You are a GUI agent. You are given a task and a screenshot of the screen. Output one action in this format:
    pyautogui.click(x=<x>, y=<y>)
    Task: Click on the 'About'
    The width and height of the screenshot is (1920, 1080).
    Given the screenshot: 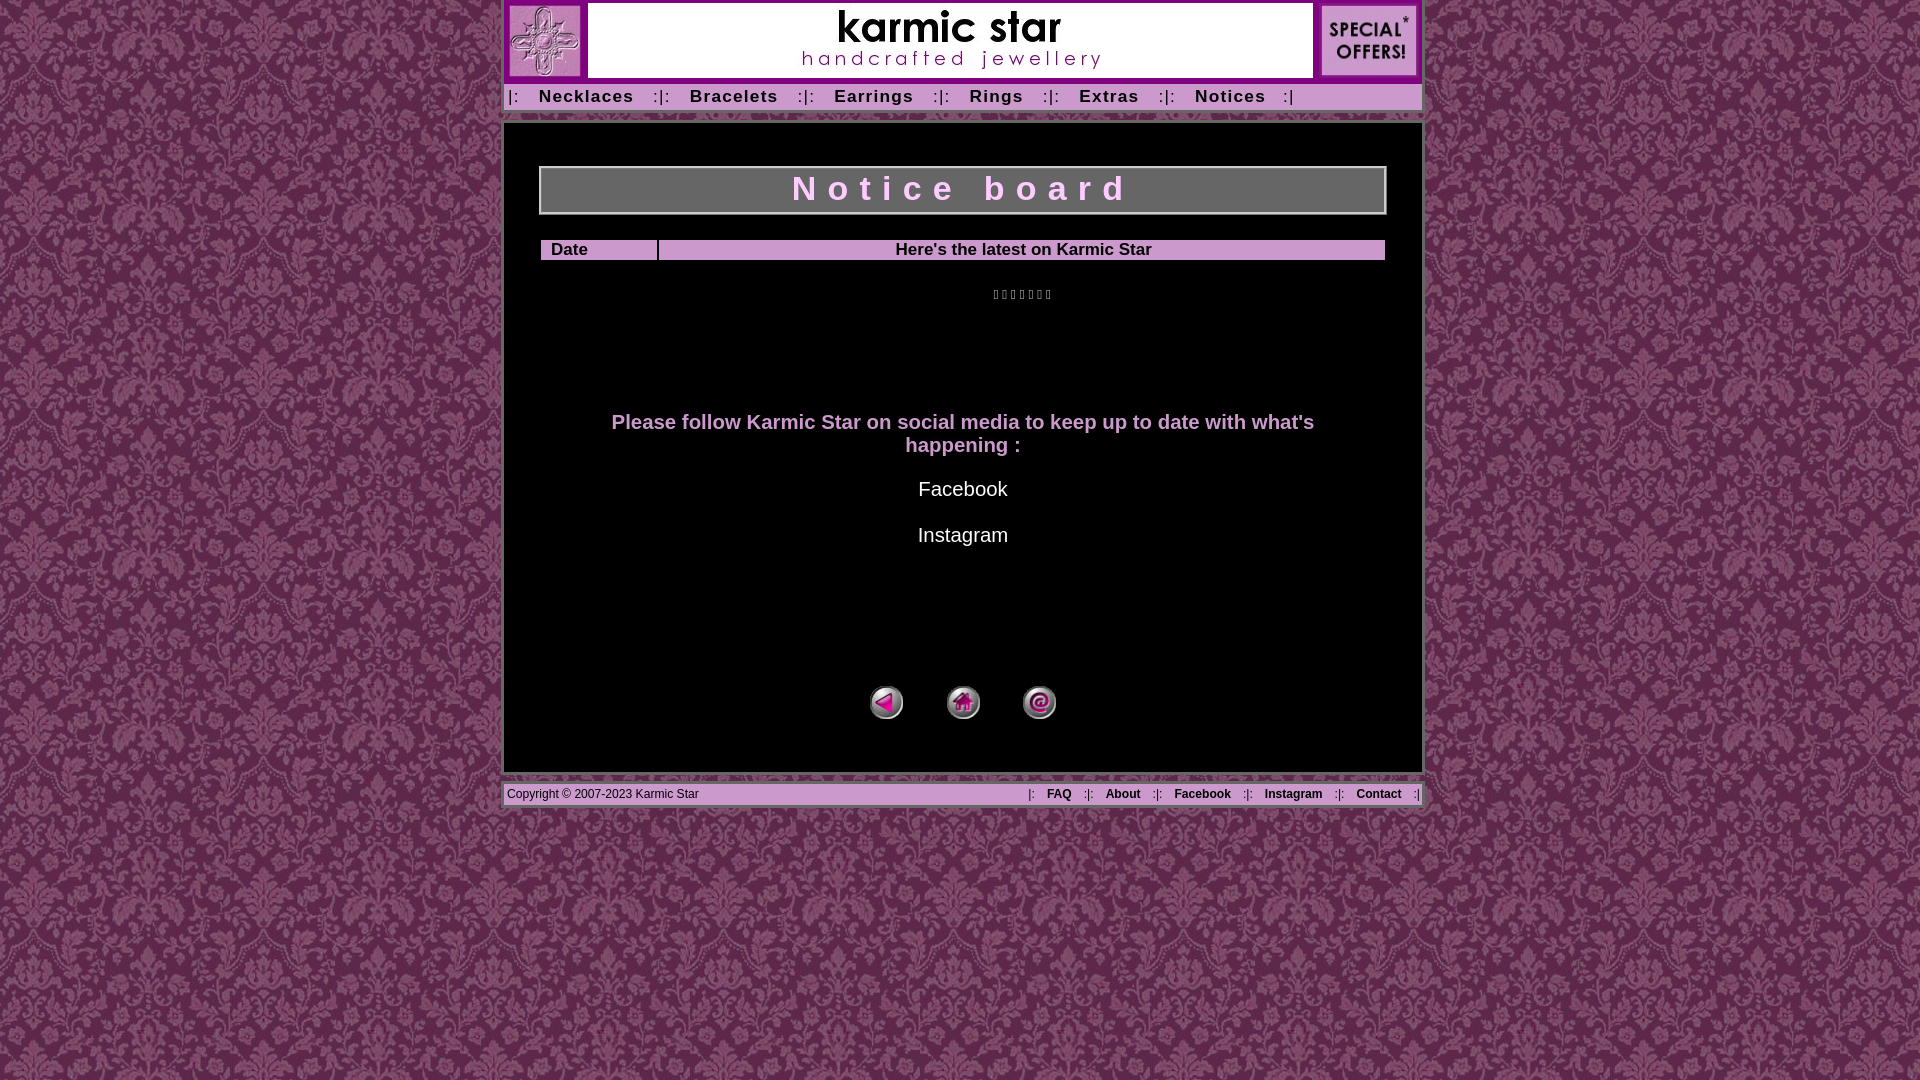 What is the action you would take?
    pyautogui.click(x=1104, y=793)
    